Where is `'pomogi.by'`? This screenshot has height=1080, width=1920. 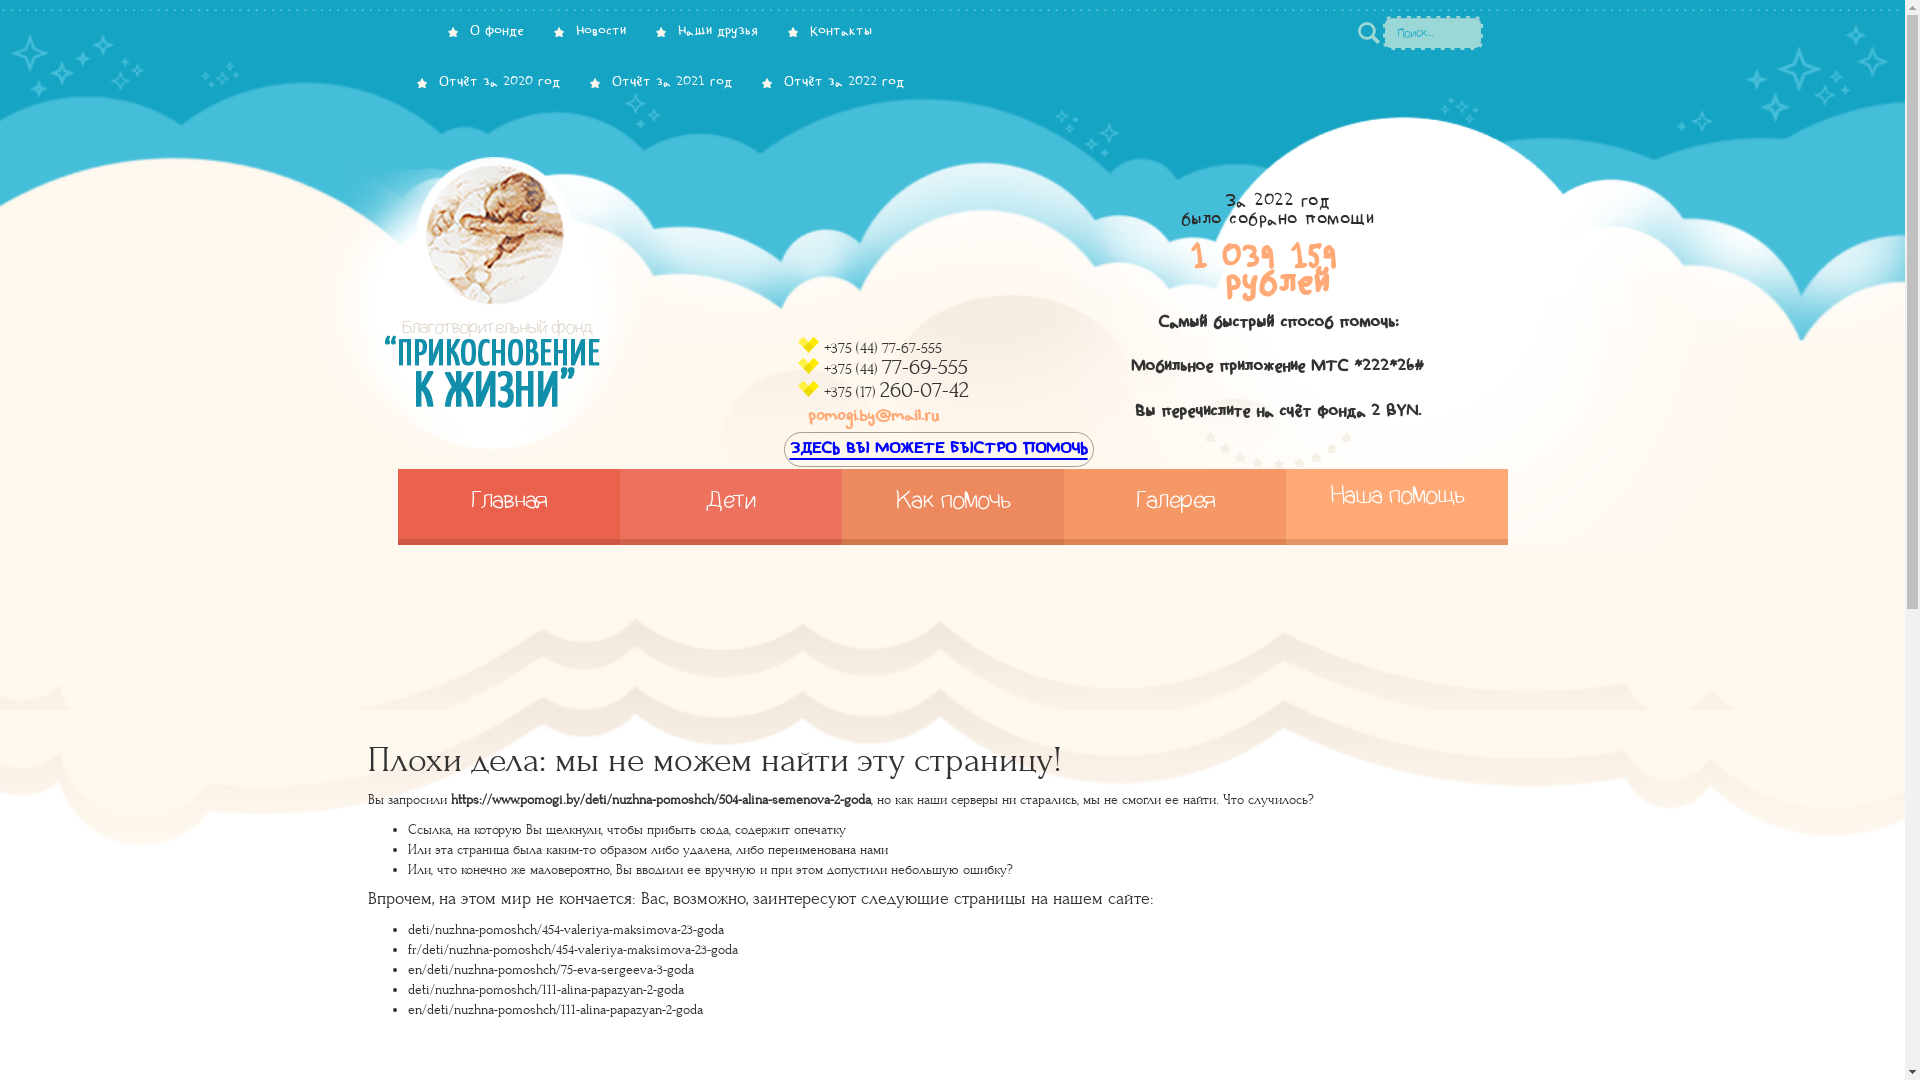 'pomogi.by' is located at coordinates (560, 307).